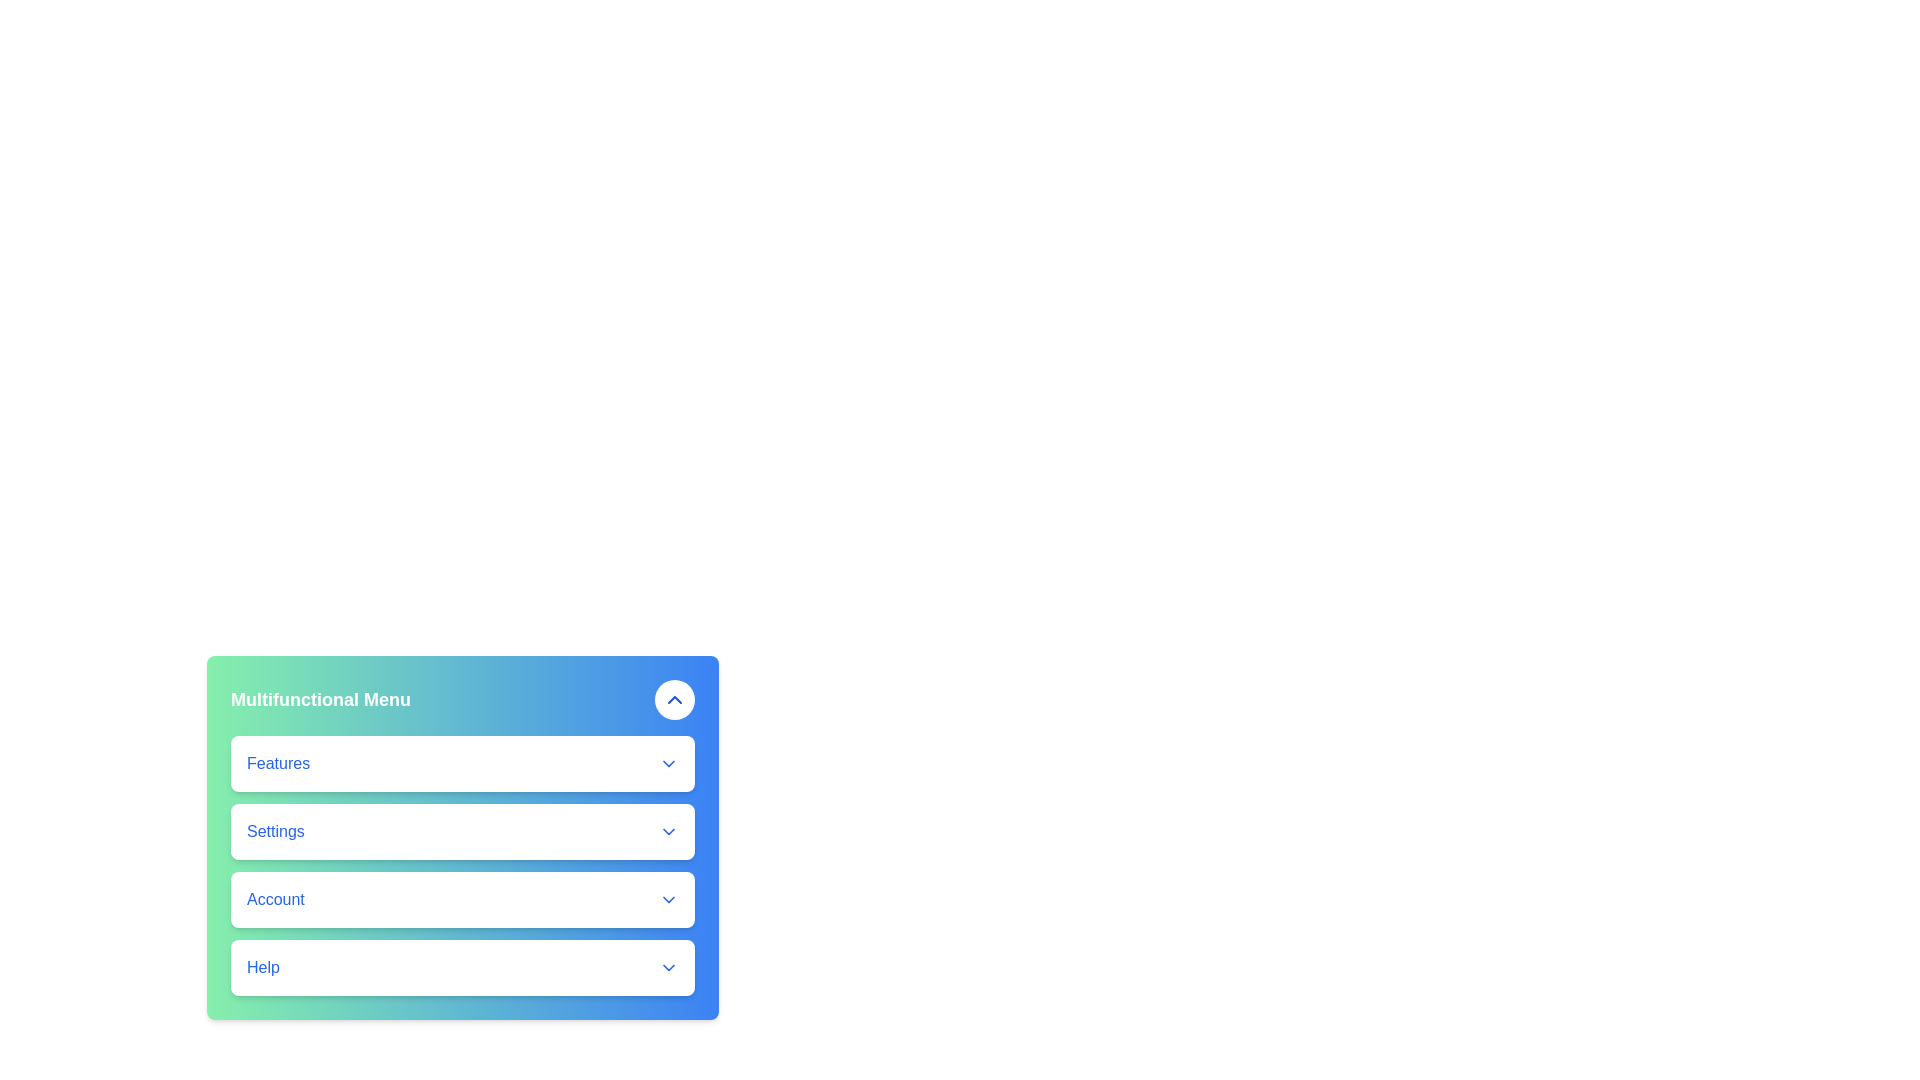  I want to click on 'Multifunctional Menu' text label, which is prominently displayed in a larger, bold font at the top-left corner of the menu panel, so click(321, 698).